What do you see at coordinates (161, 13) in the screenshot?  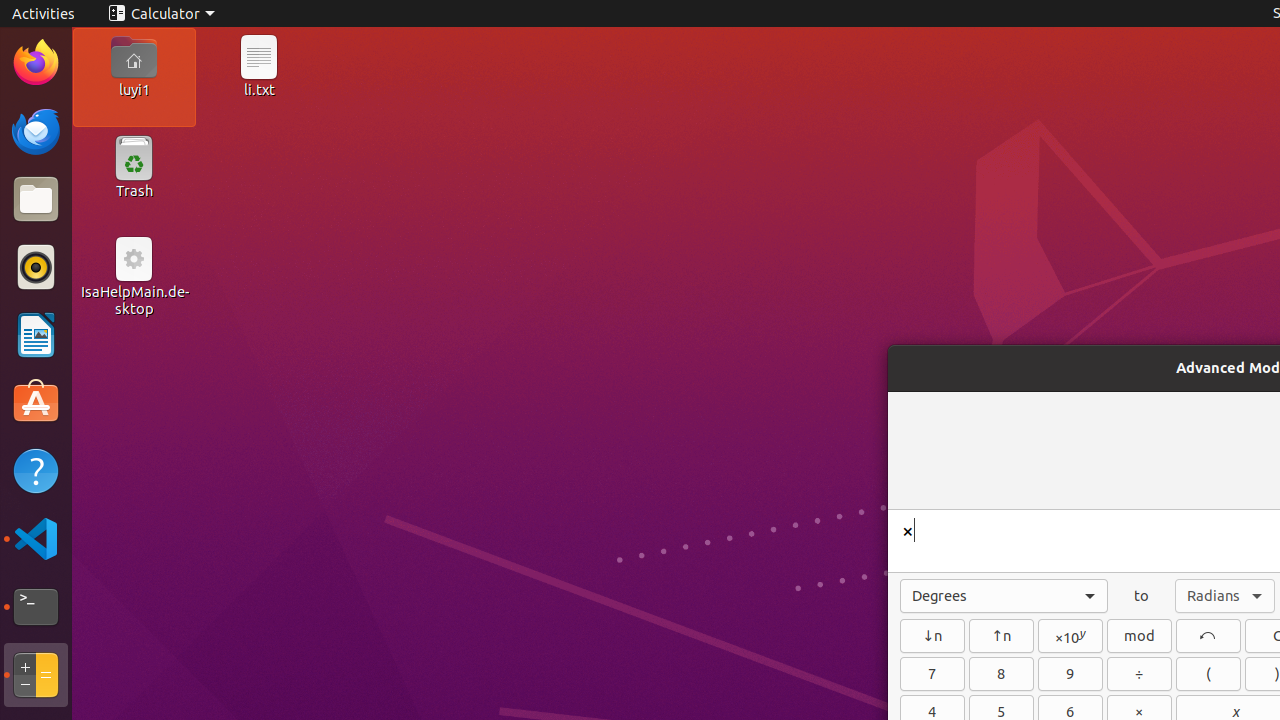 I see `'Calculator'` at bounding box center [161, 13].